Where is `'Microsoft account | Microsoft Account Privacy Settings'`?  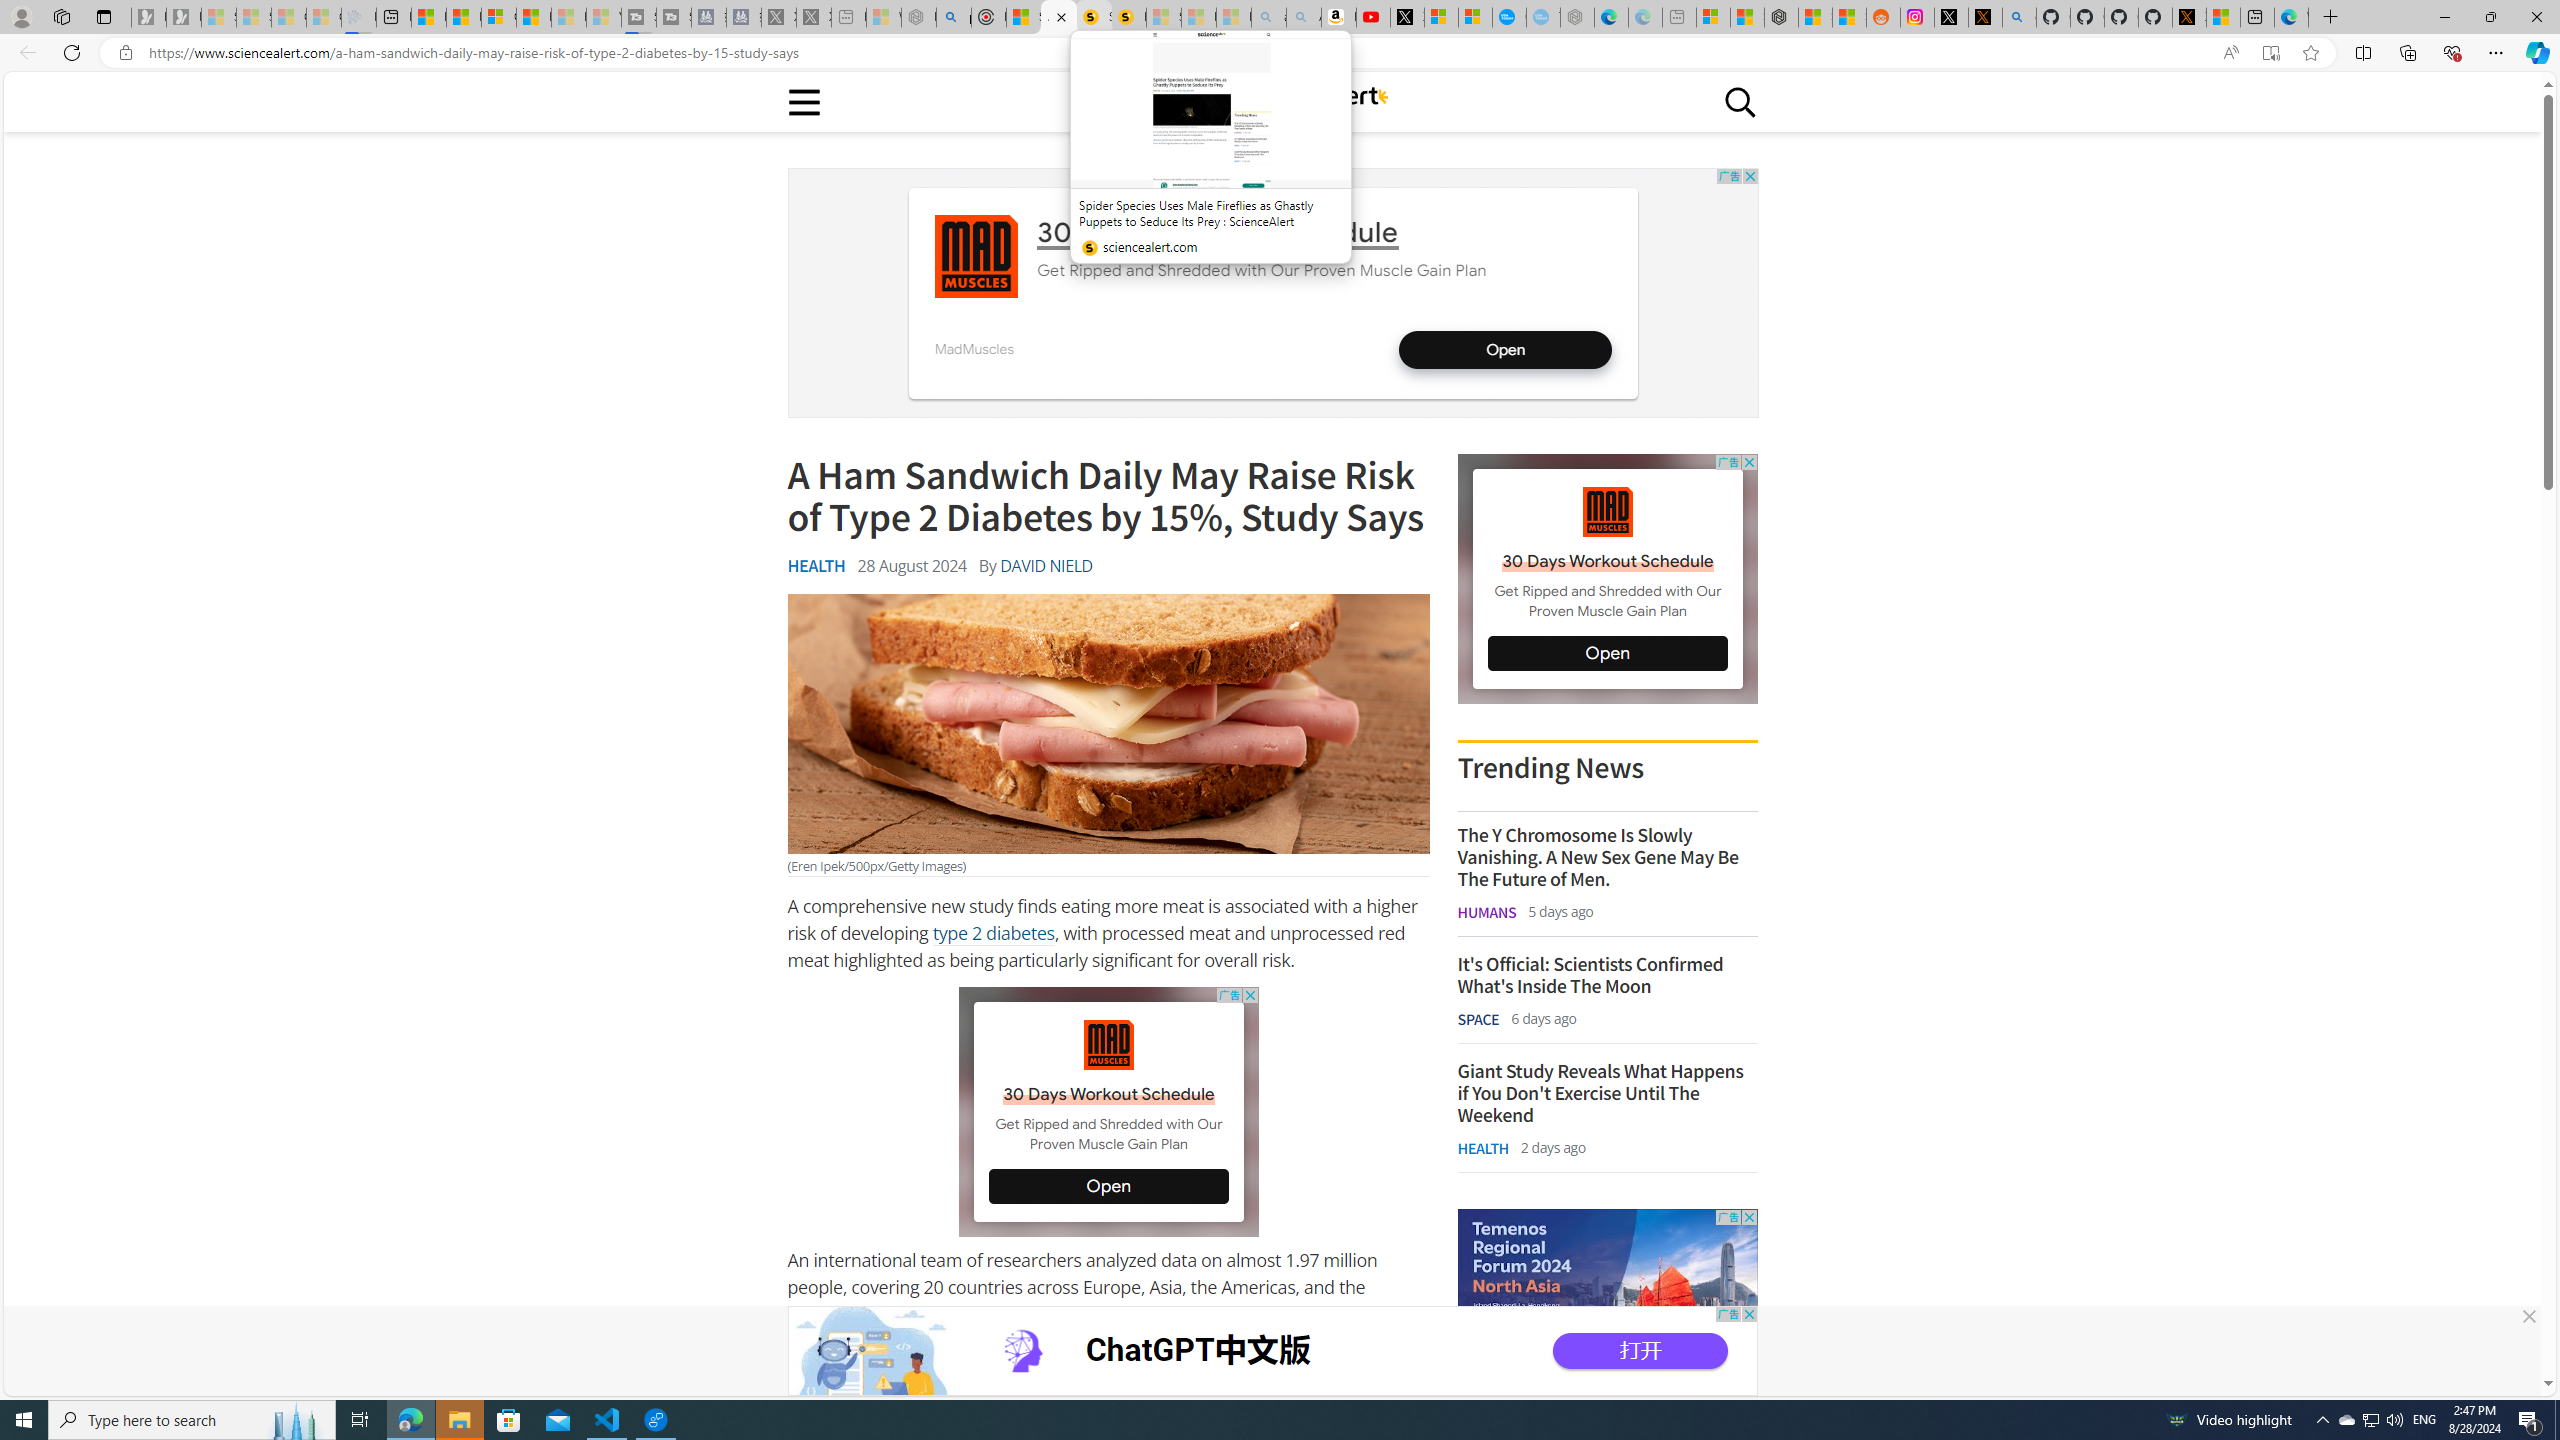
'Microsoft account | Microsoft Account Privacy Settings' is located at coordinates (1712, 16).